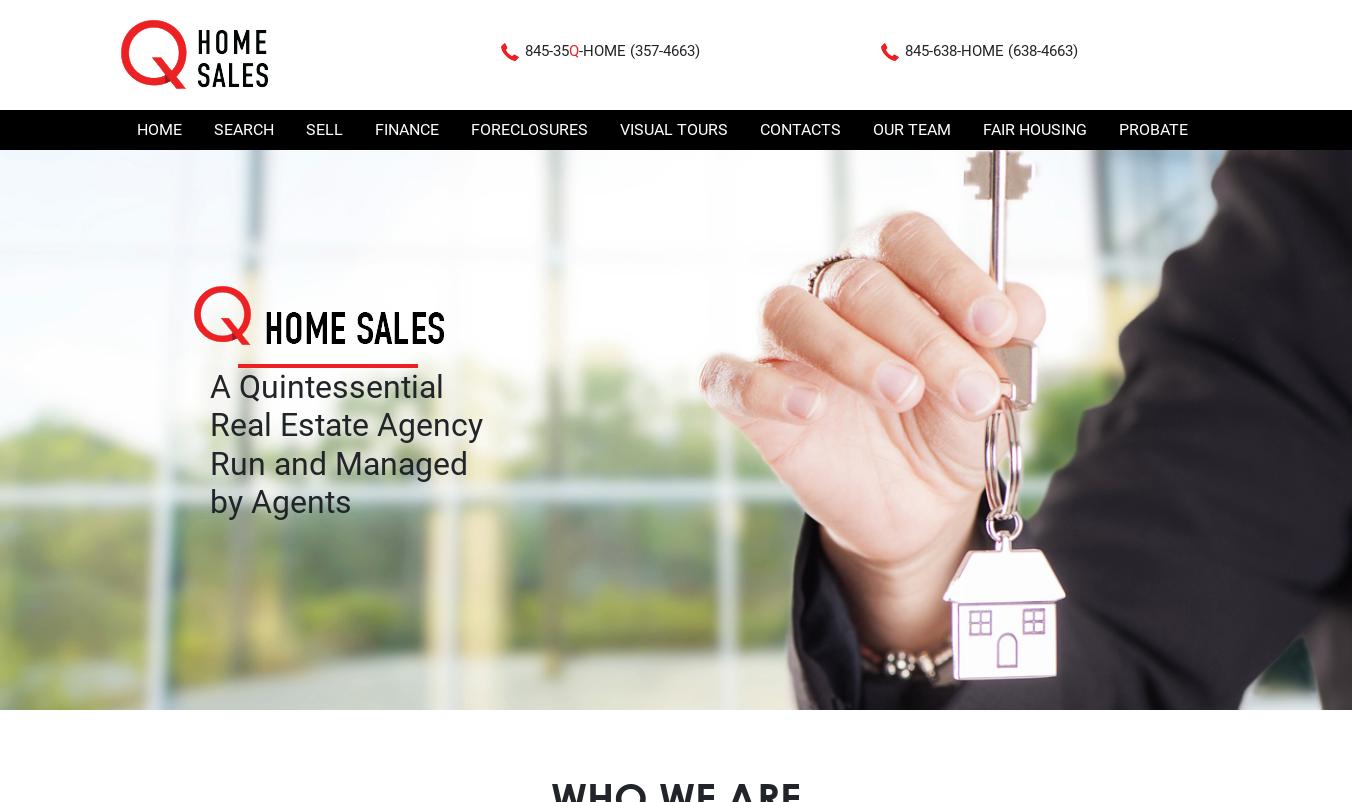 The height and width of the screenshot is (802, 1352). I want to click on '845-638-HOME (638-4663)', so click(991, 50).